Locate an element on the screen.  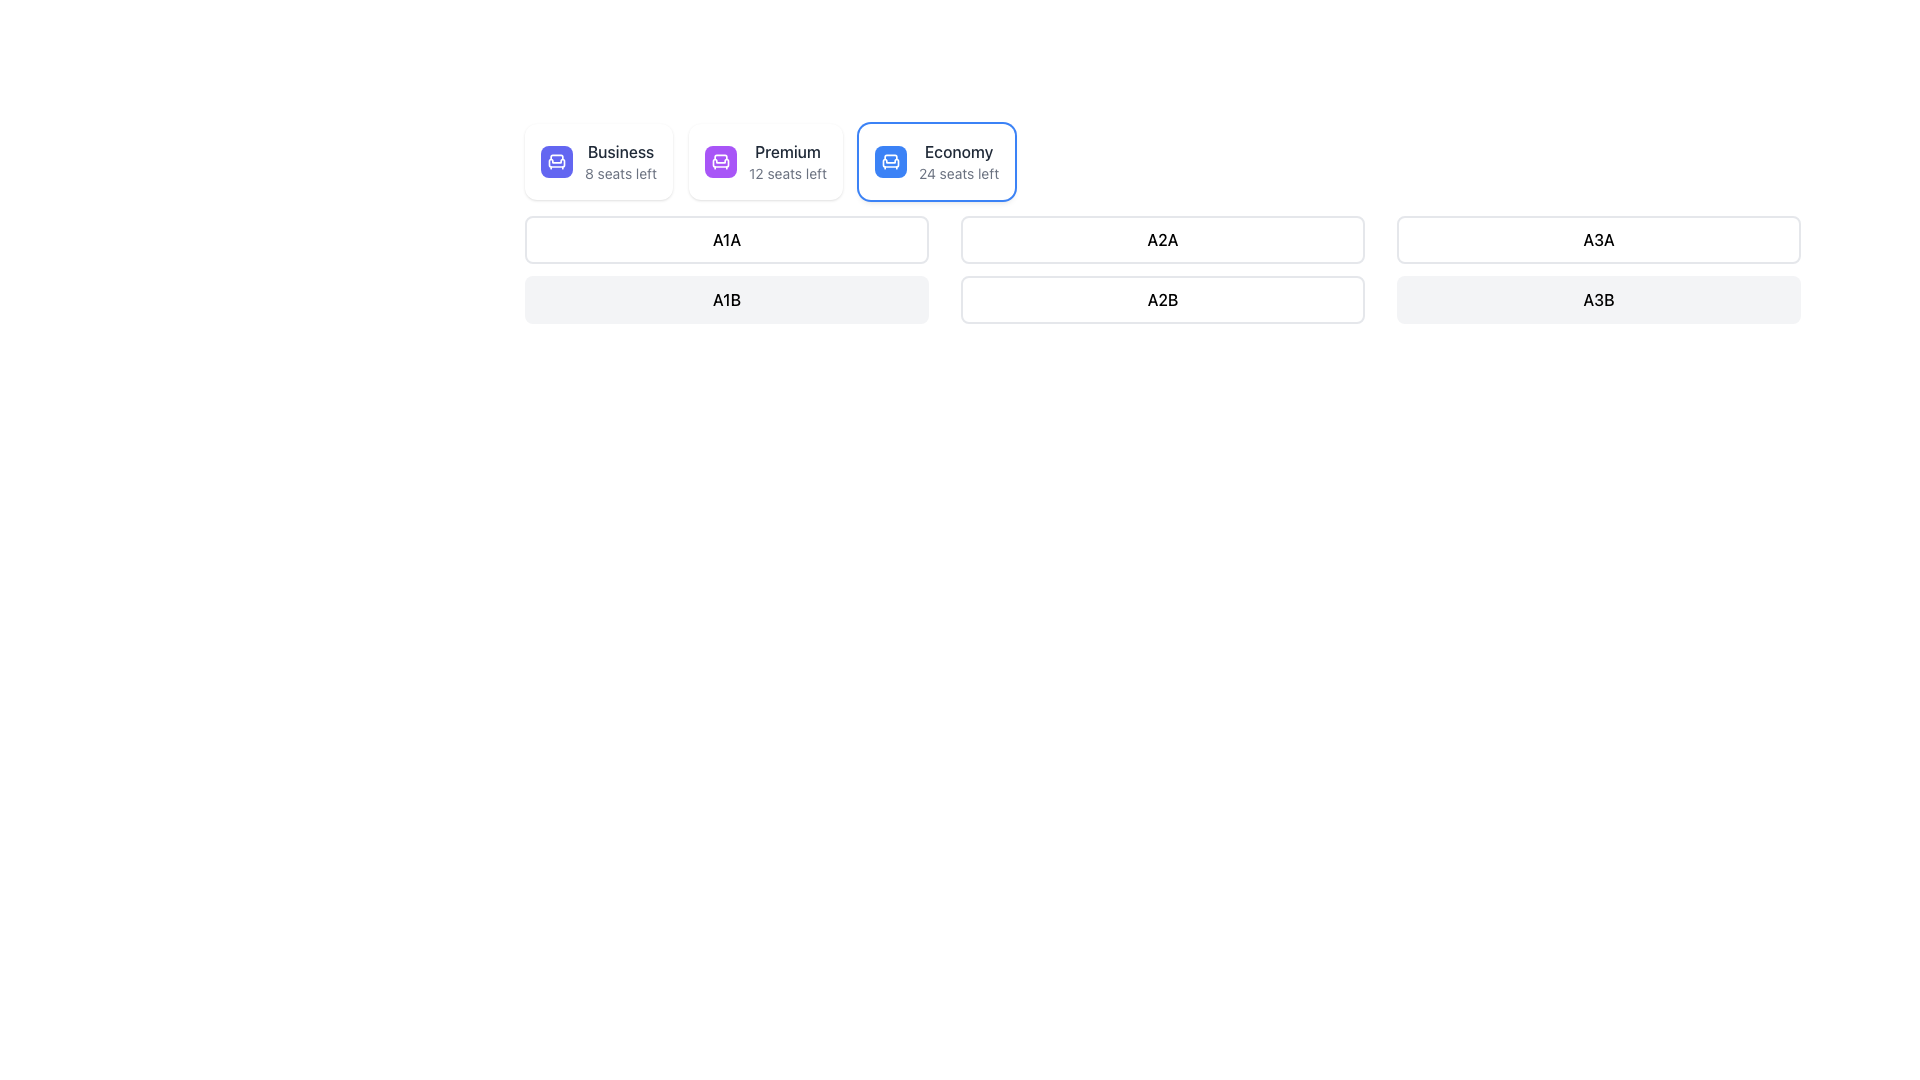
information displayed in the 'Premium' option, which includes the text 'Premium' in bold and '12 seats left' in a lighter font, located in the second position of the options group is located at coordinates (765, 161).